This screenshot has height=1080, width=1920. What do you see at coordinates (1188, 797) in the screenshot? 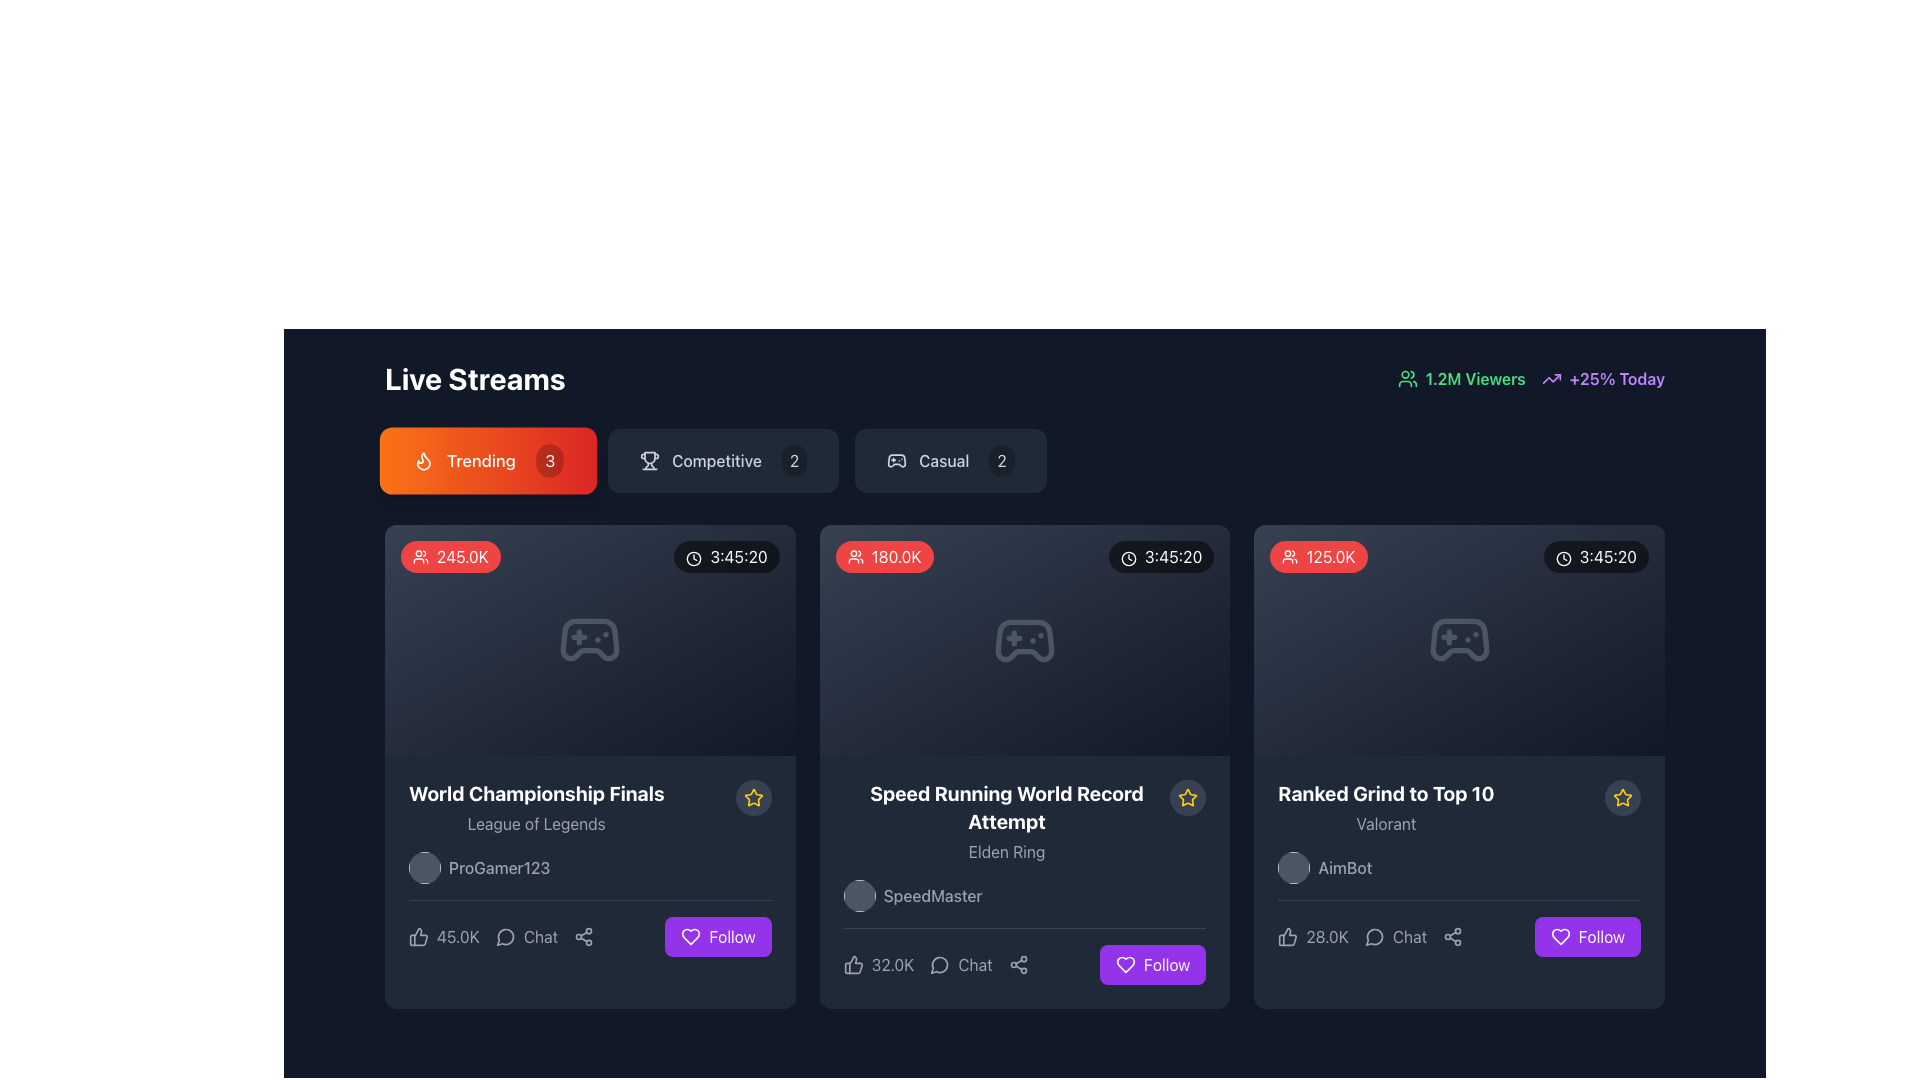
I see `the yellow star icon located at the center-right of the second card` at bounding box center [1188, 797].